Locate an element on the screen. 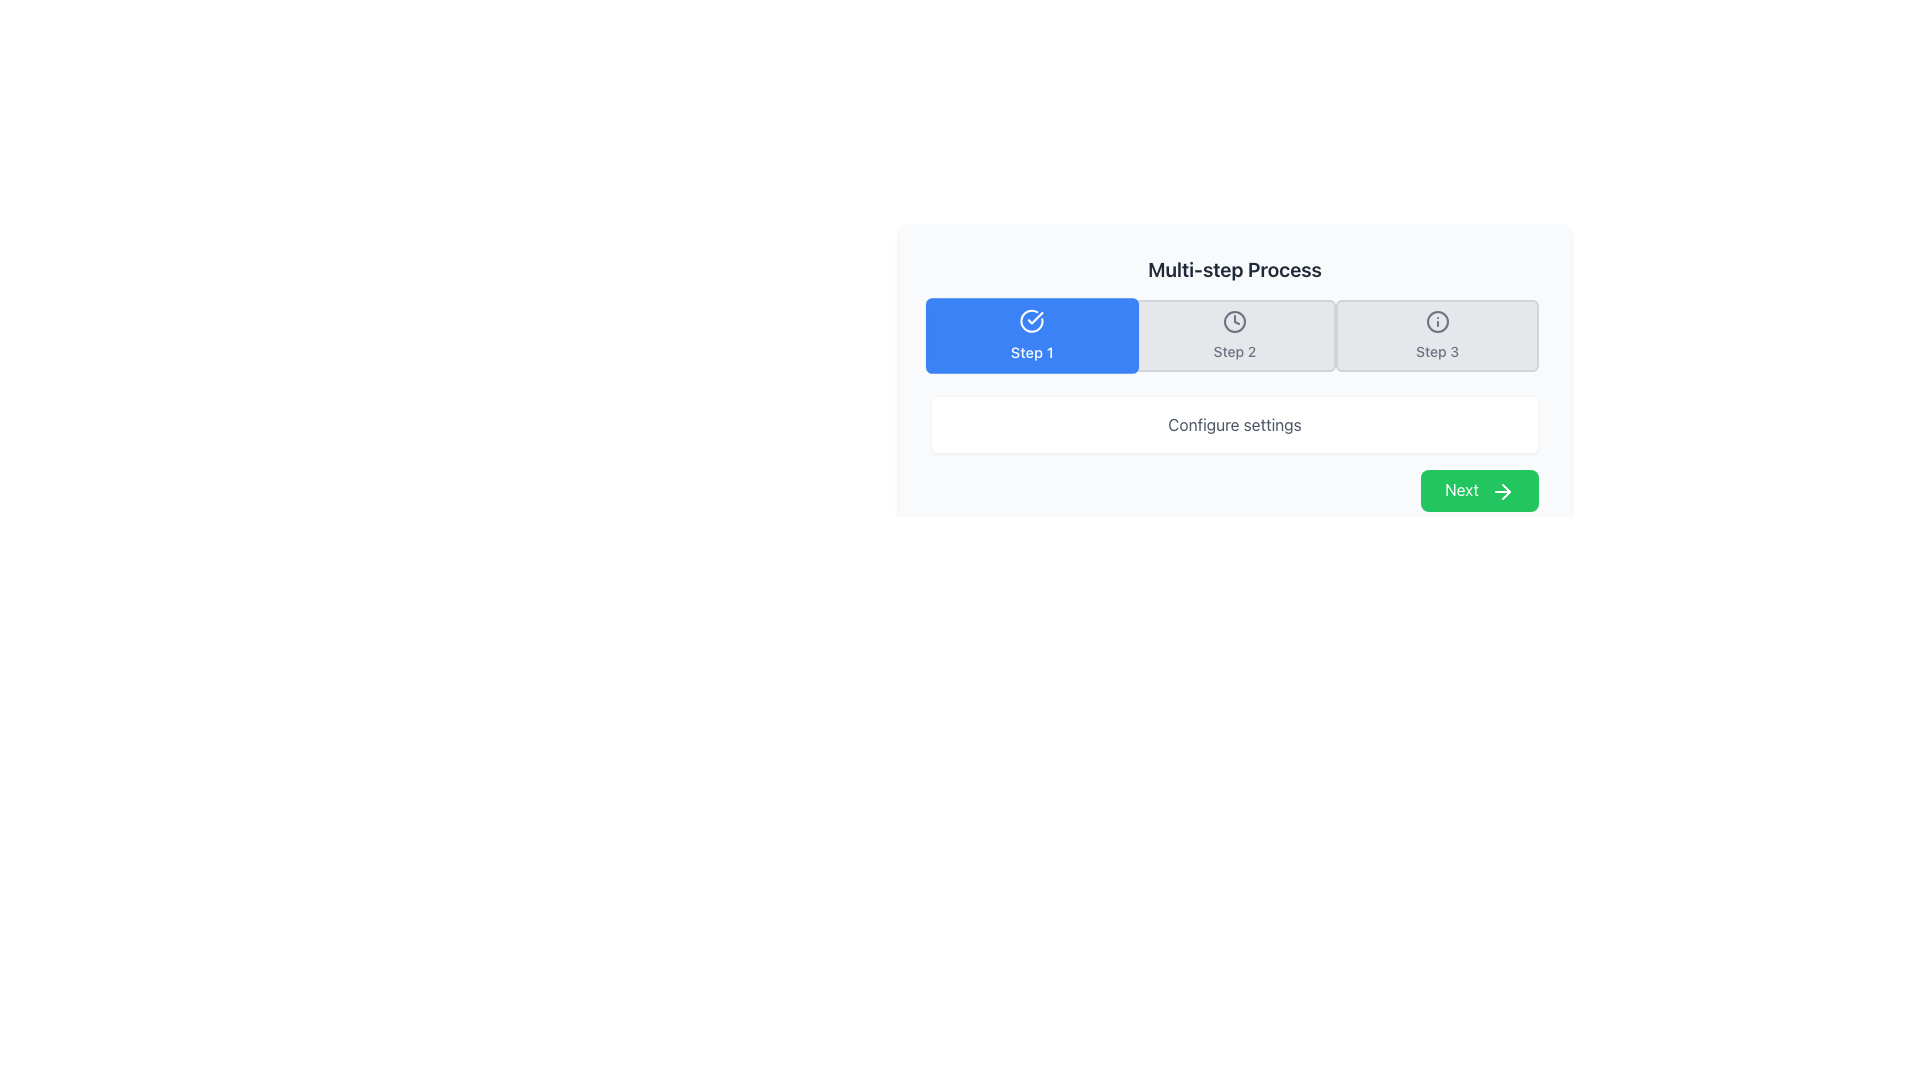 The width and height of the screenshot is (1920, 1080). the details of the circular information icon with an 'i' symbol, located in the center top of the wizard step UI within the 'Step 3' box is located at coordinates (1436, 320).